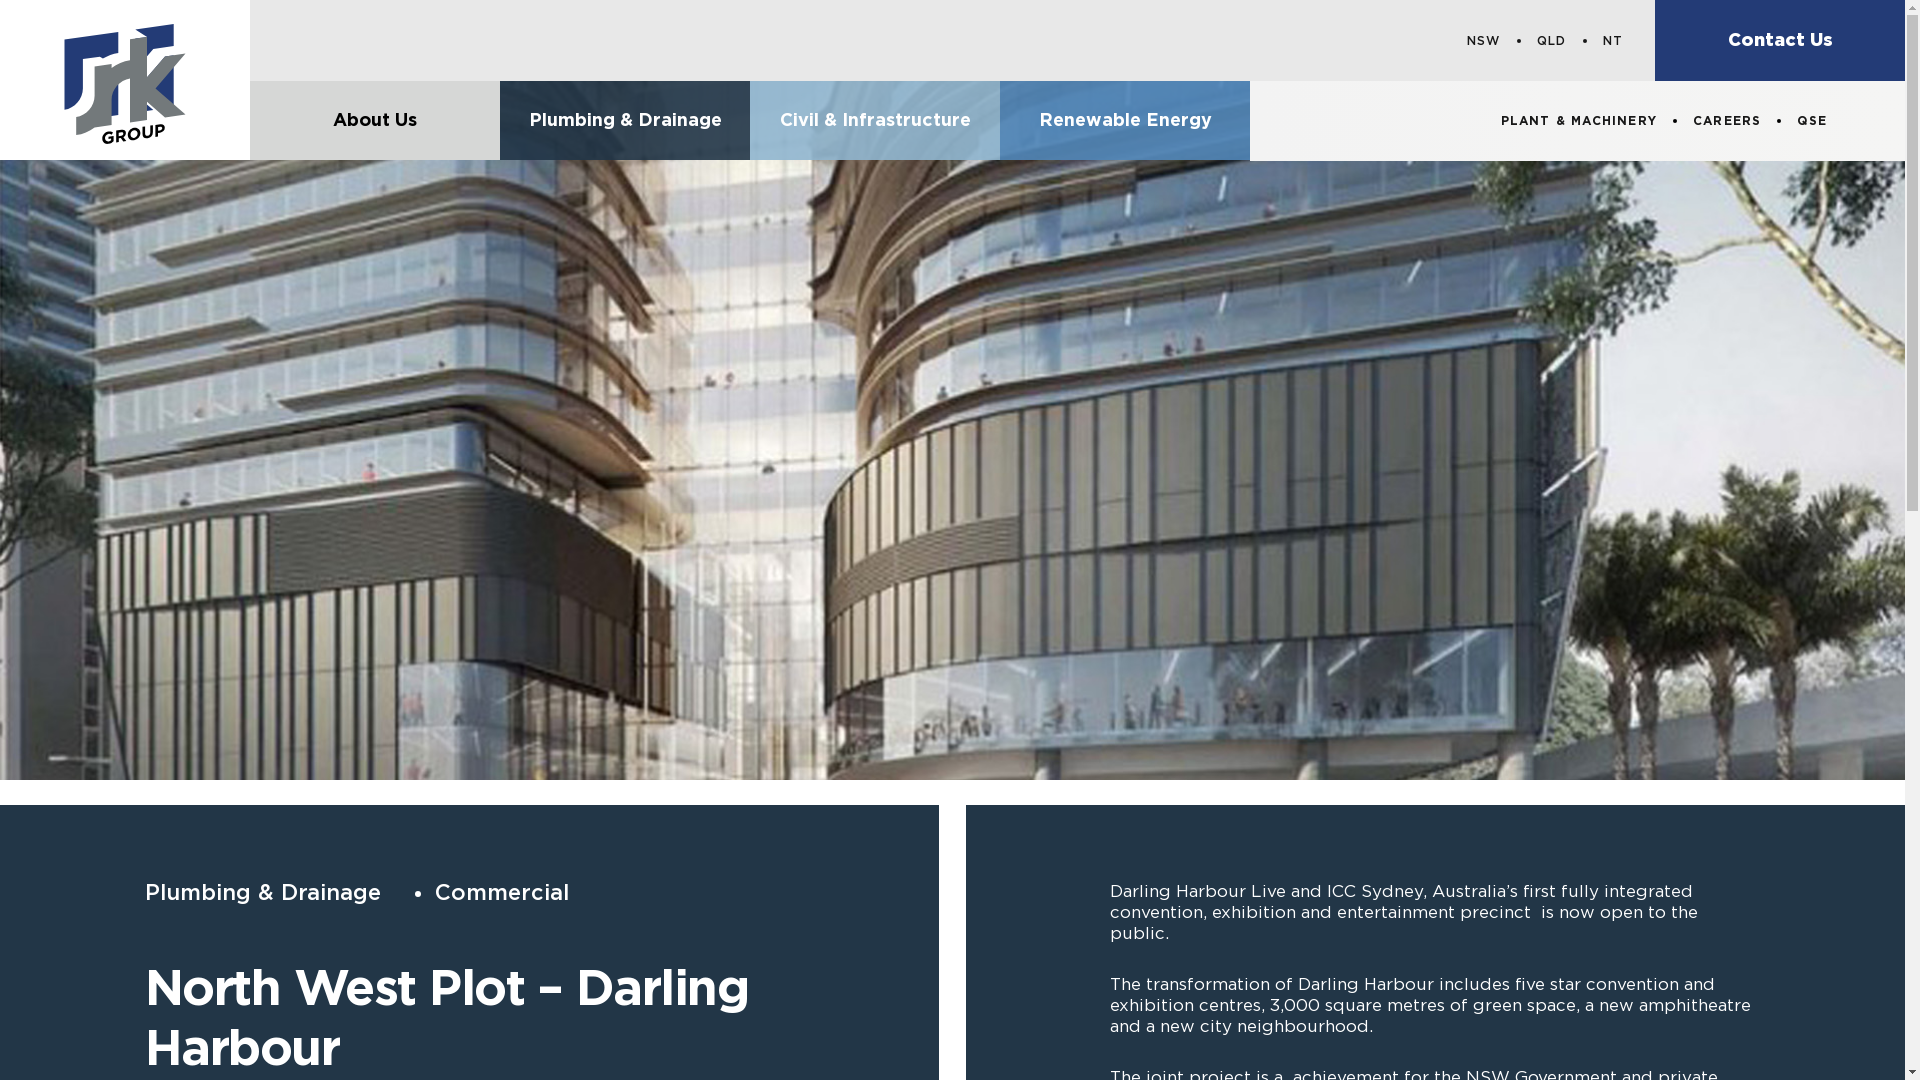 This screenshot has height=1080, width=1920. What do you see at coordinates (1467, 41) in the screenshot?
I see `'NSW'` at bounding box center [1467, 41].